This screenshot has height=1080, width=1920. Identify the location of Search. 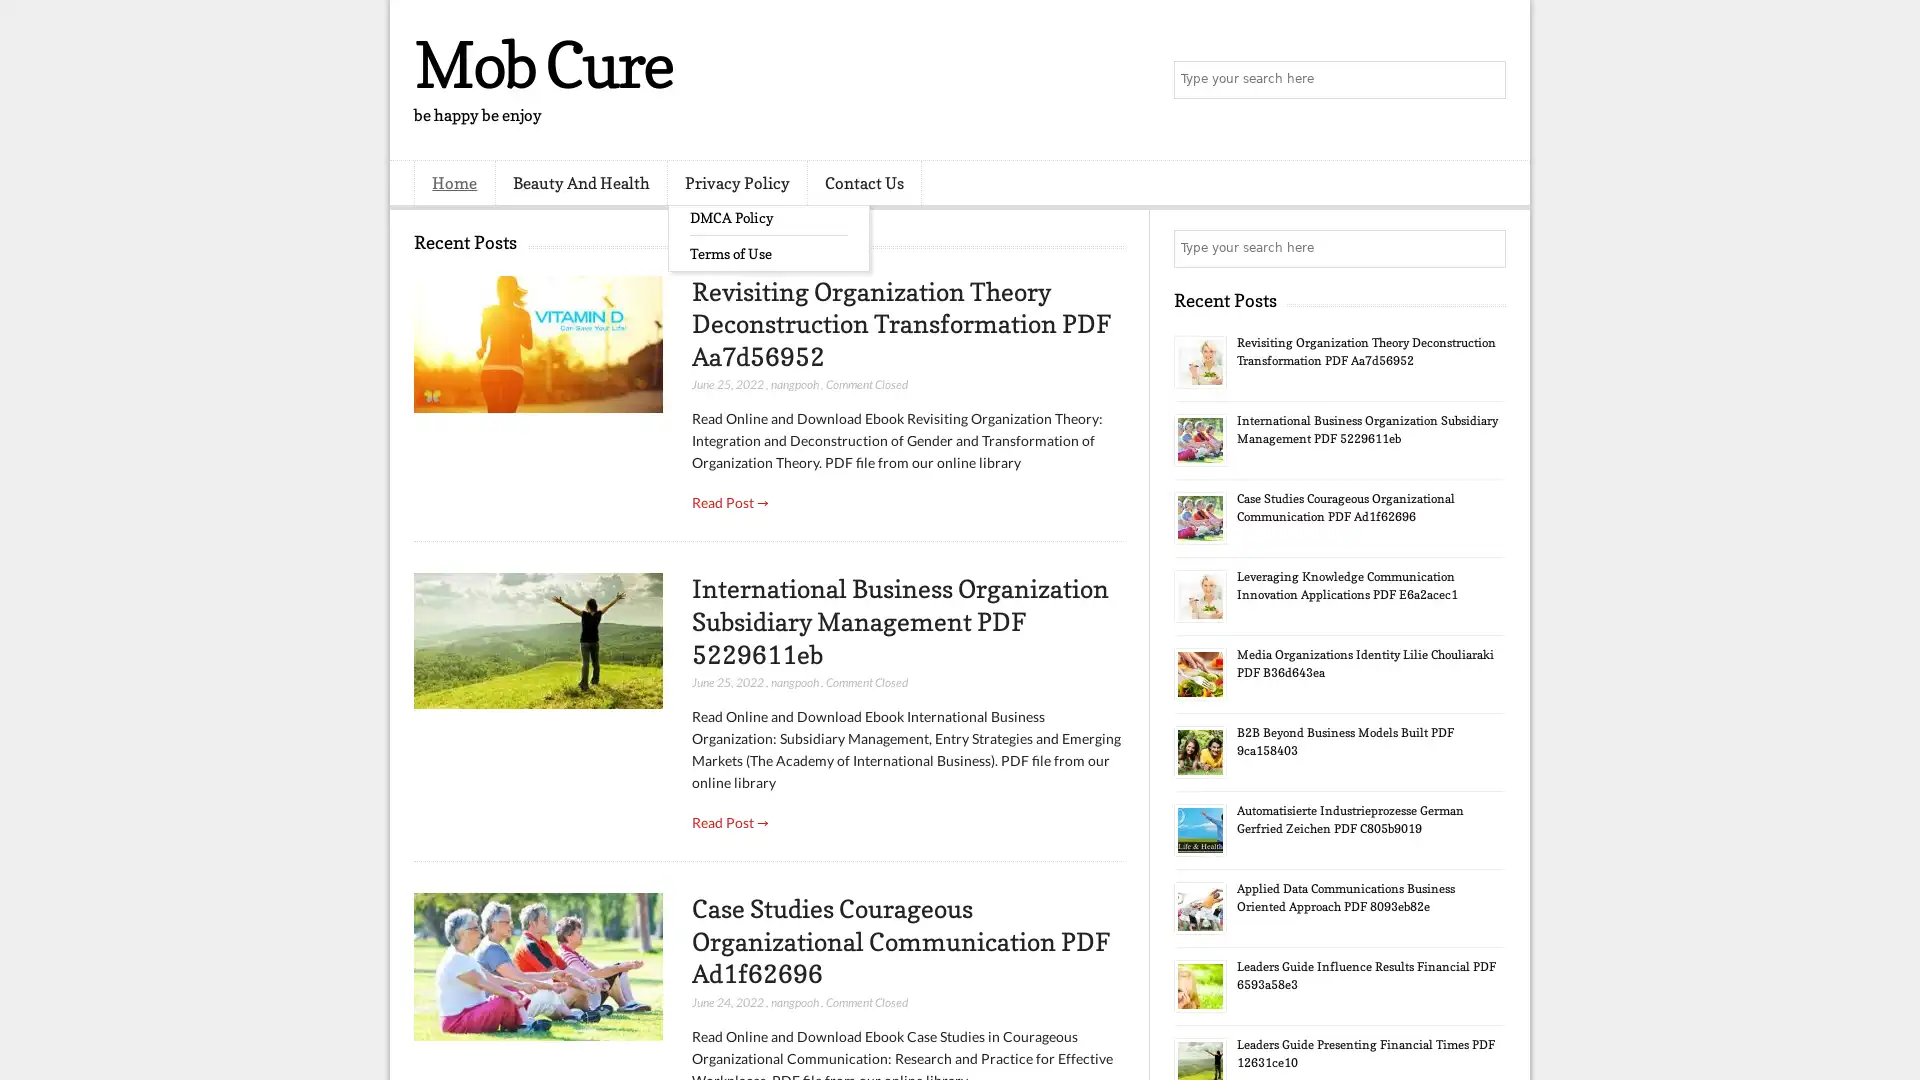
(1485, 248).